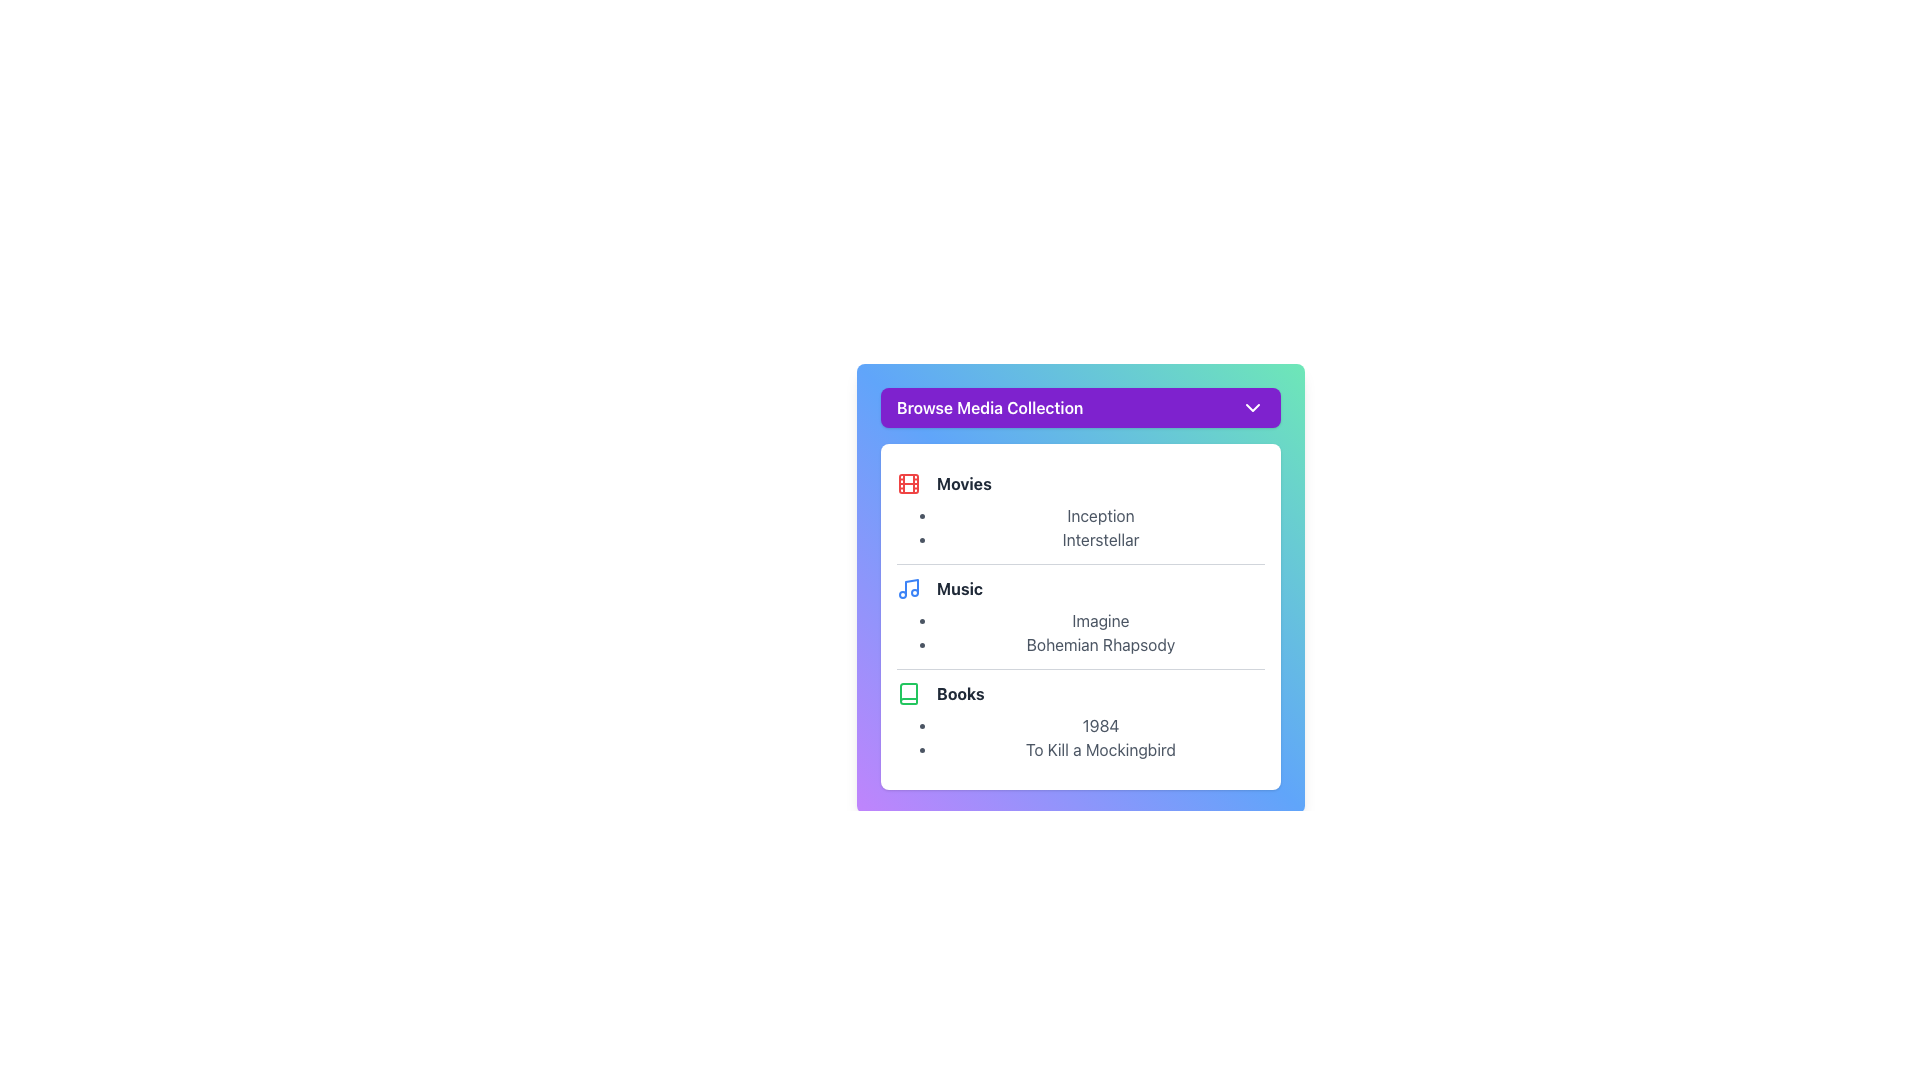 The height and width of the screenshot is (1080, 1920). I want to click on the 'Books' icon located to the left of the text 'Books' for recognition, so click(907, 693).